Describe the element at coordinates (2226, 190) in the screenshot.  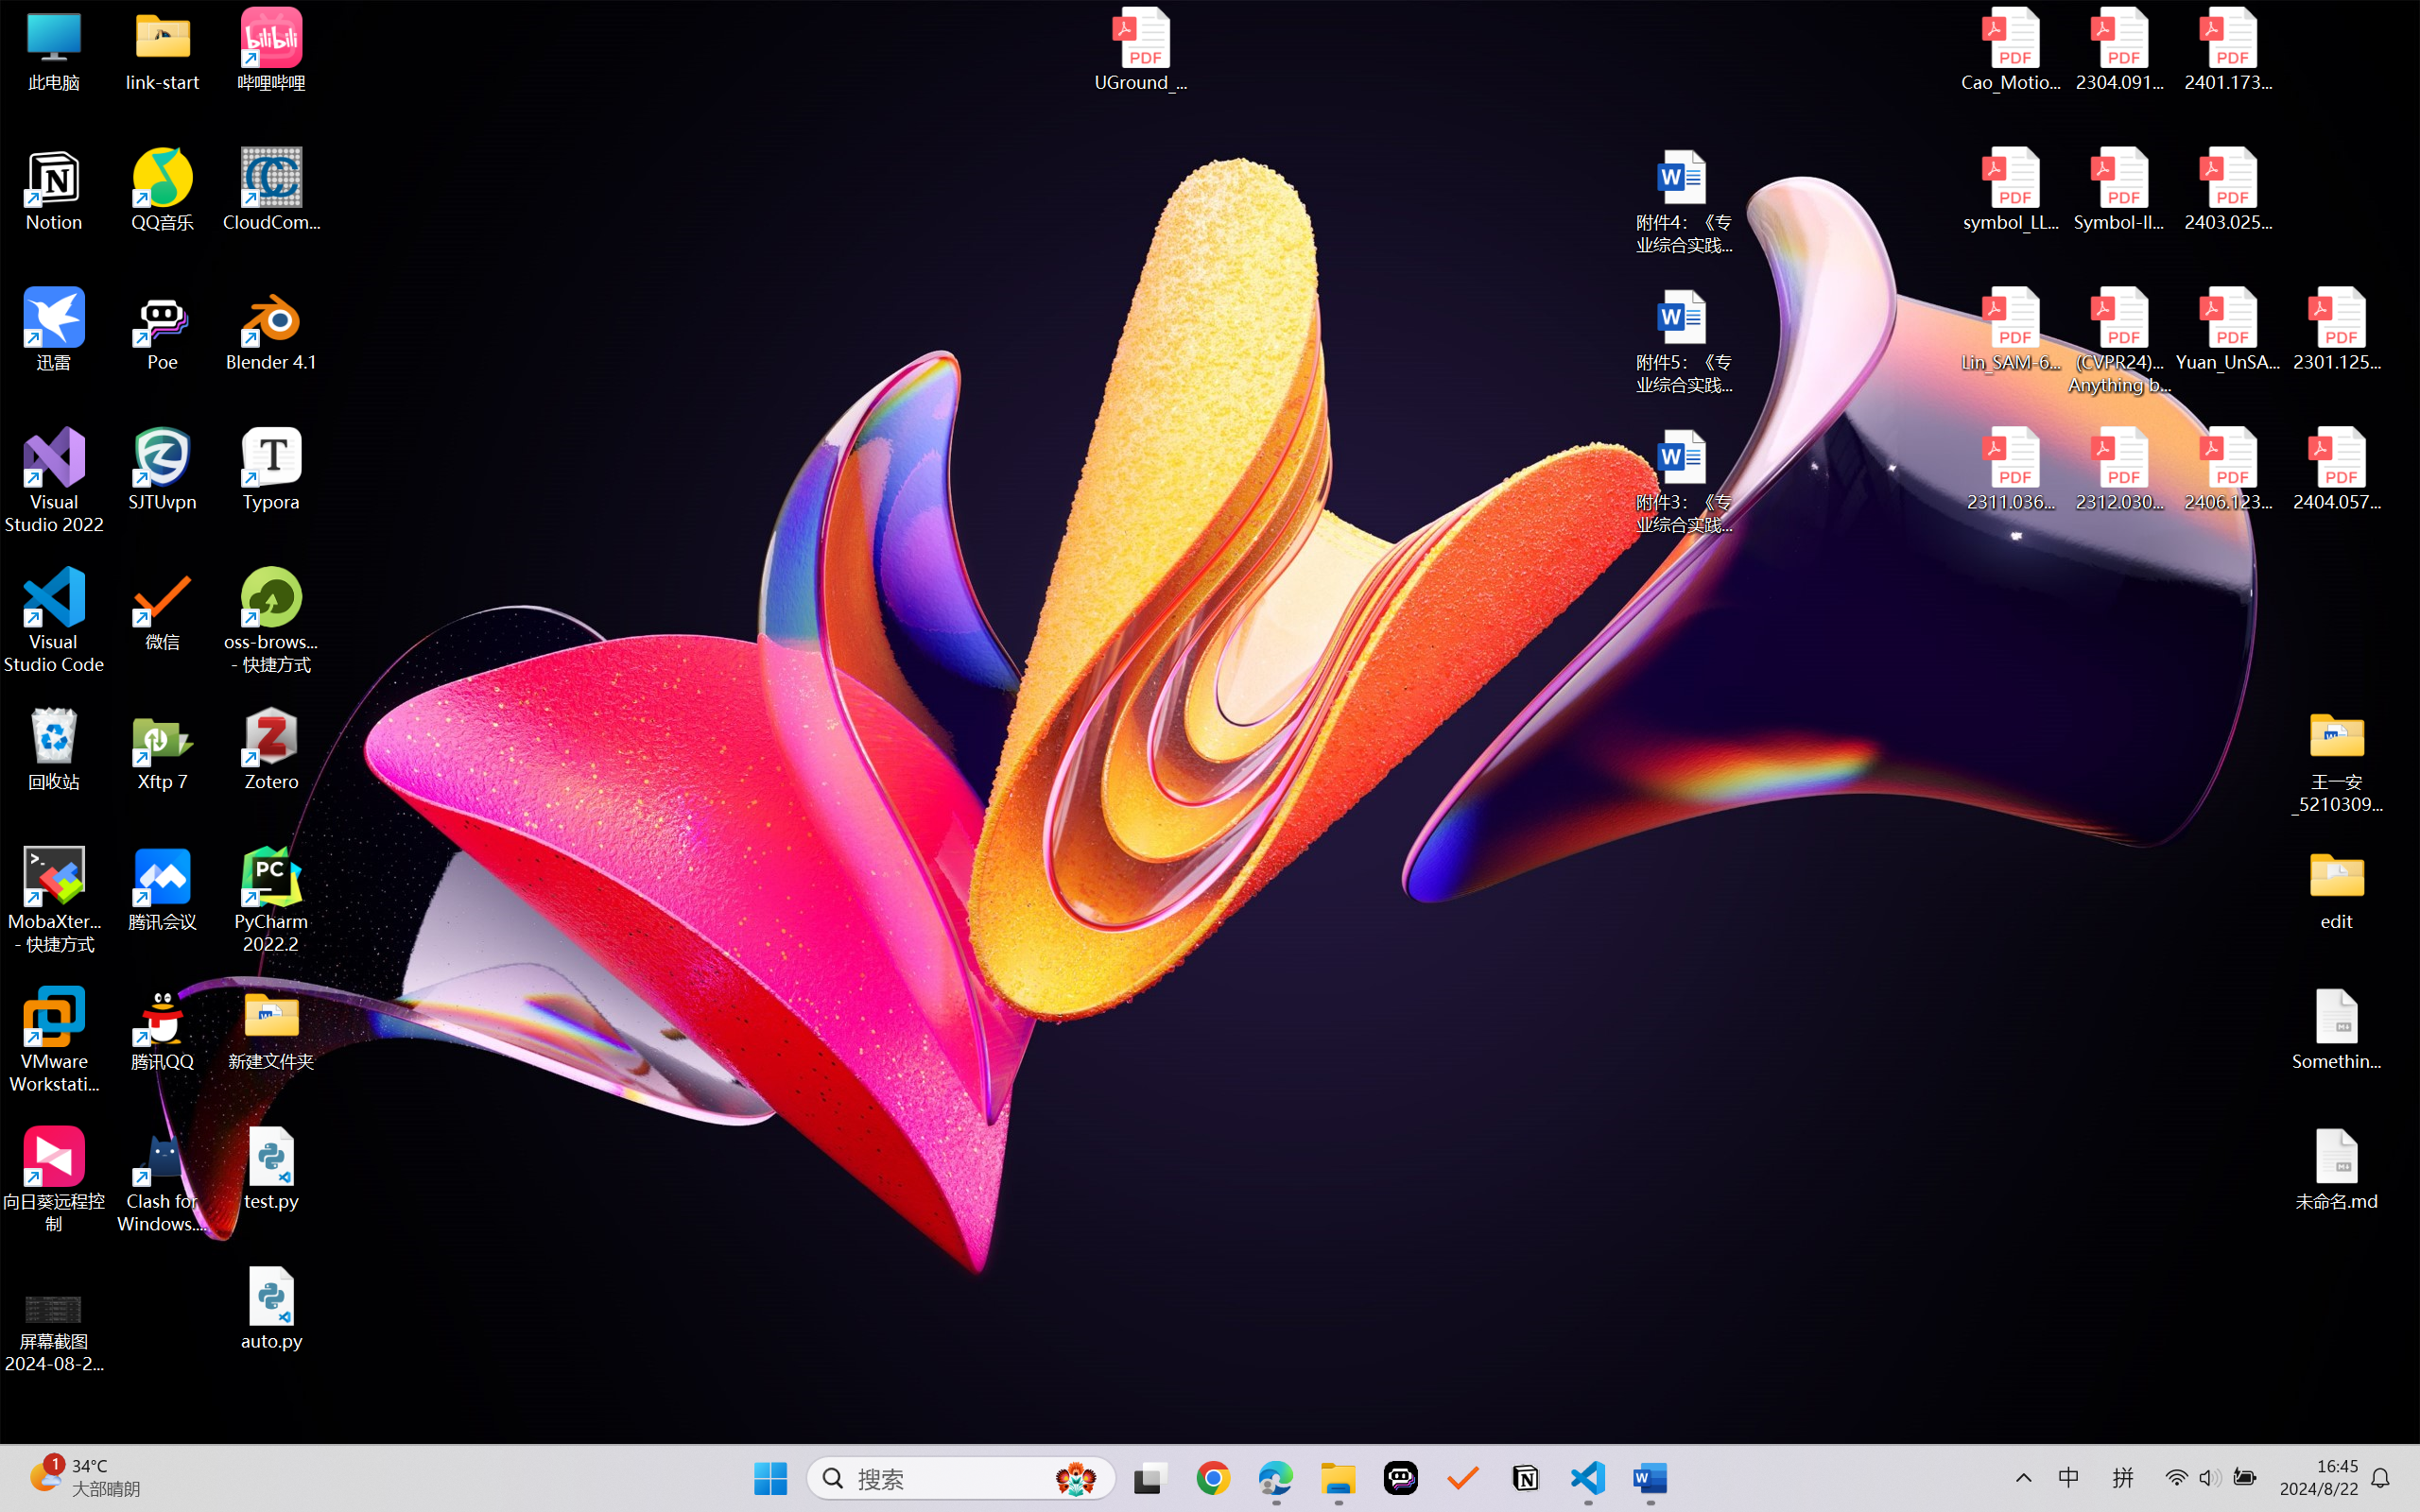
I see `'2403.02502v1.pdf'` at that location.